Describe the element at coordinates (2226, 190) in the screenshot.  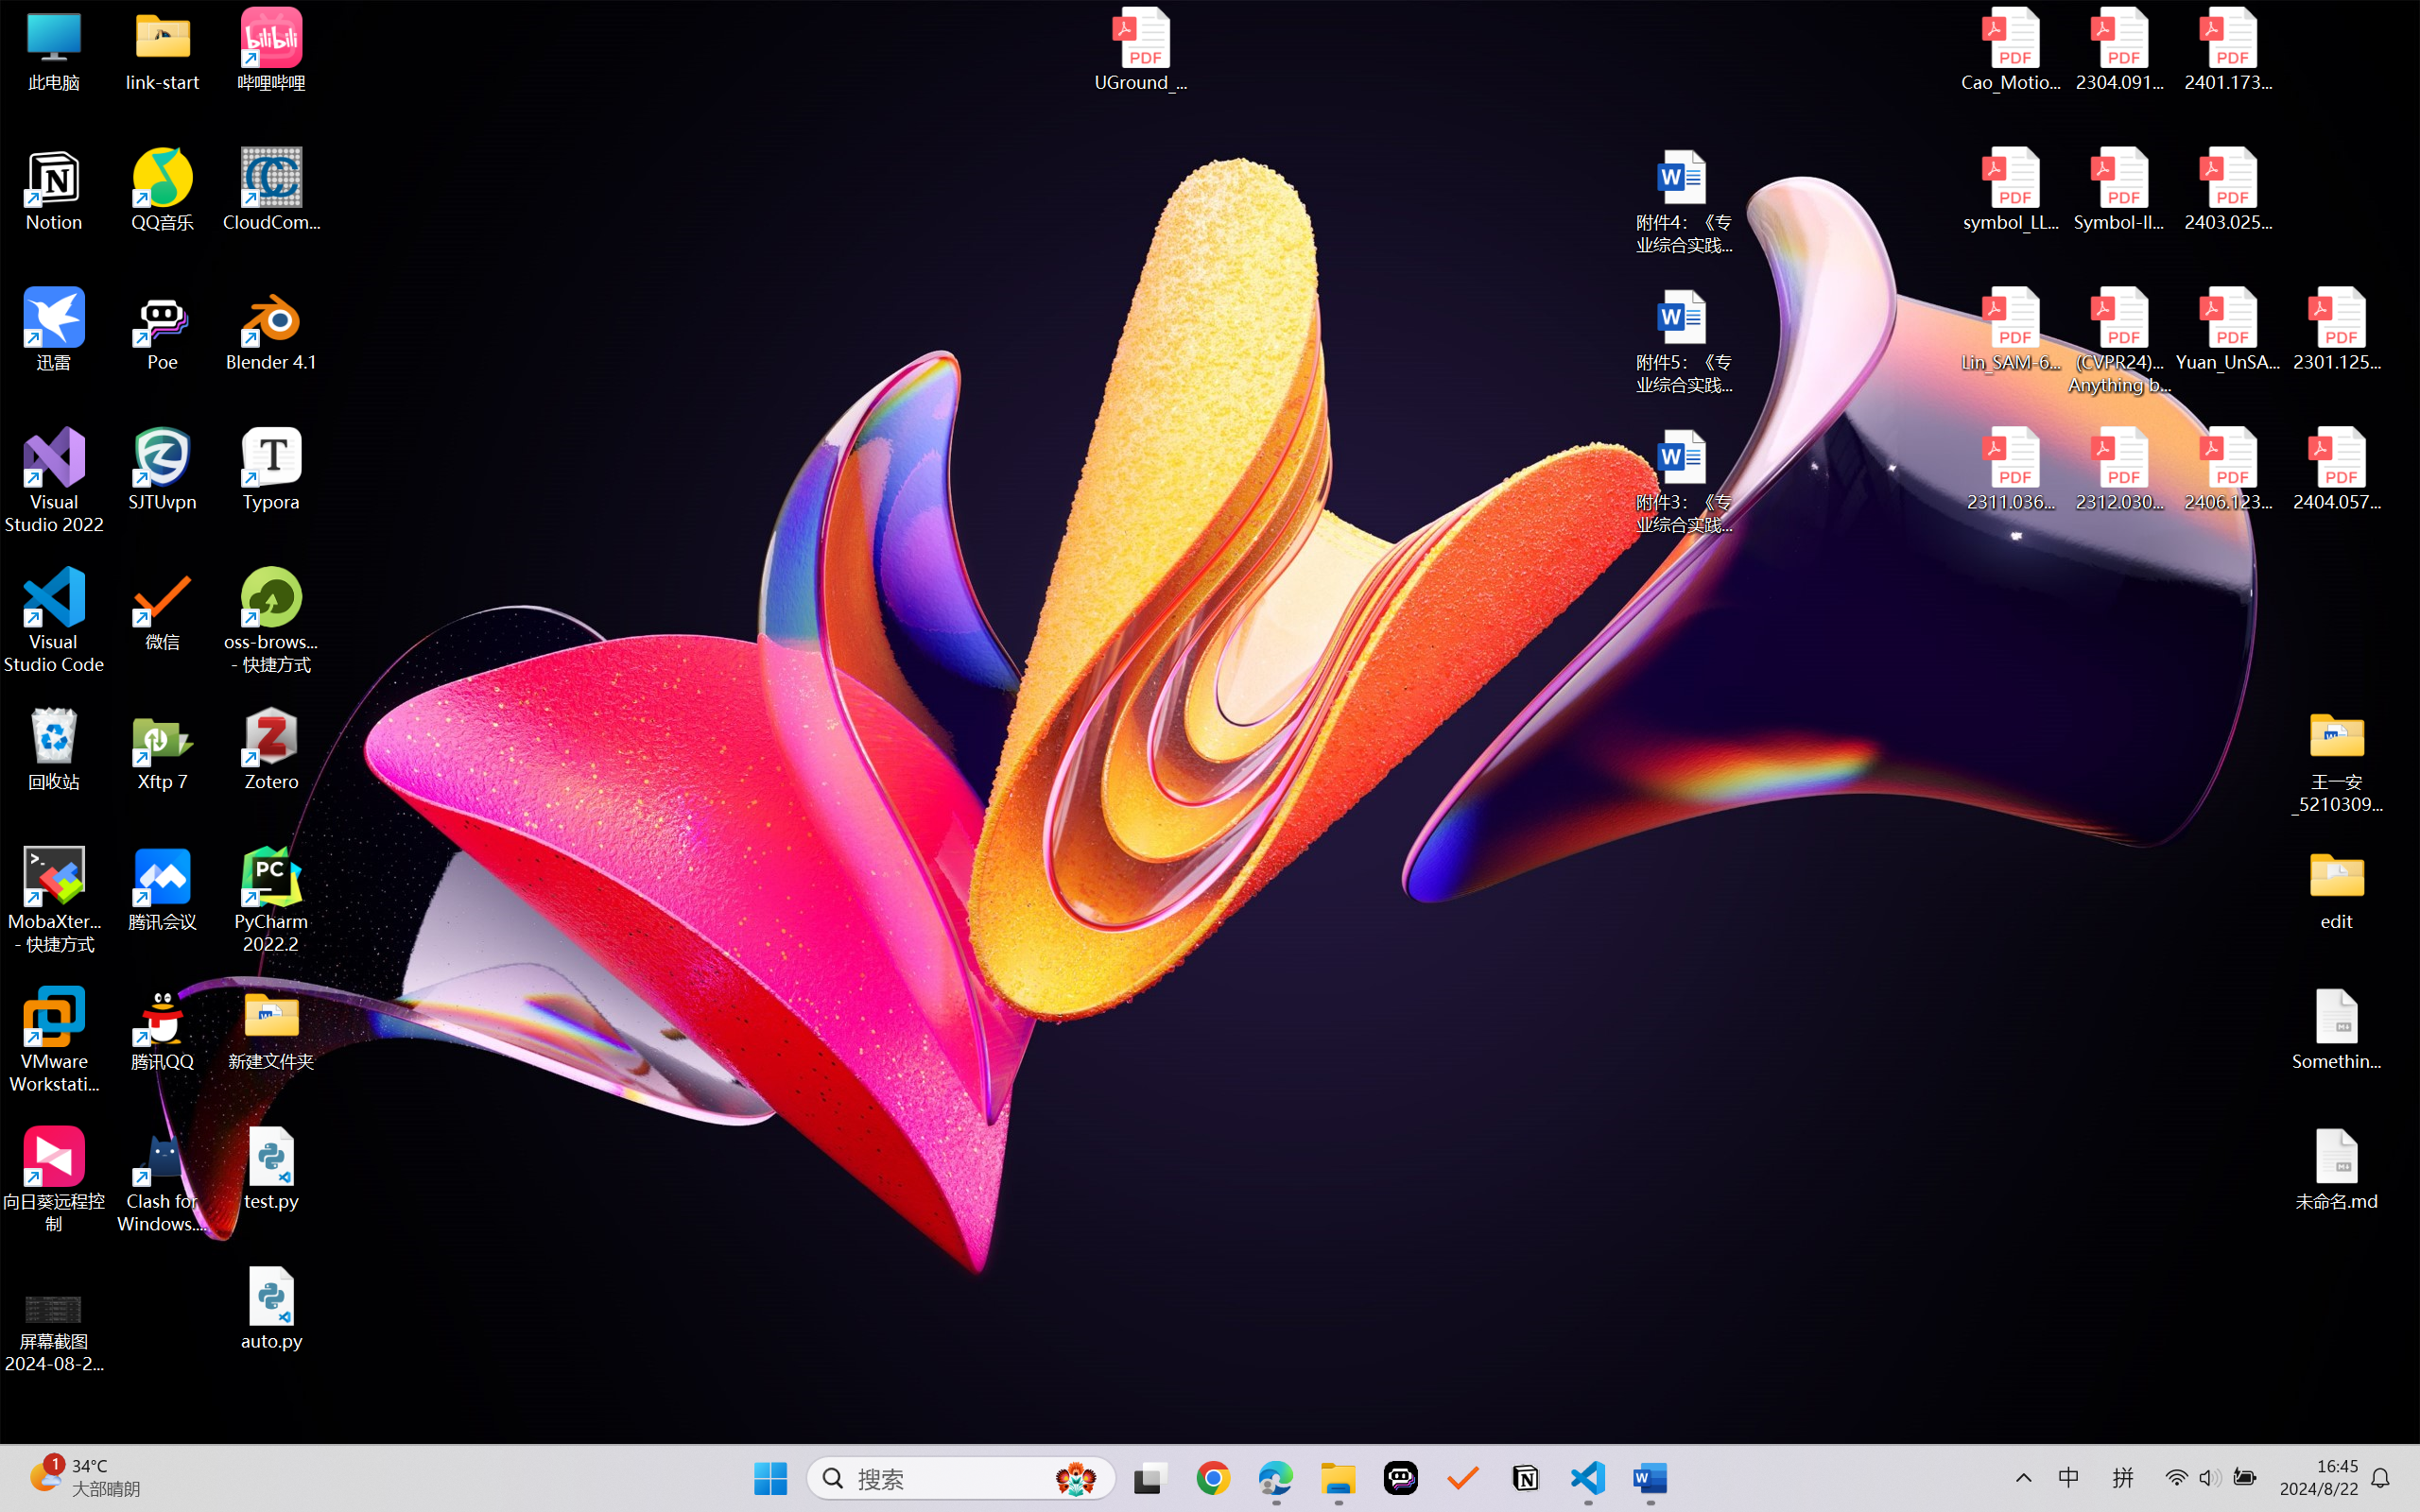
I see `'2403.02502v1.pdf'` at that location.